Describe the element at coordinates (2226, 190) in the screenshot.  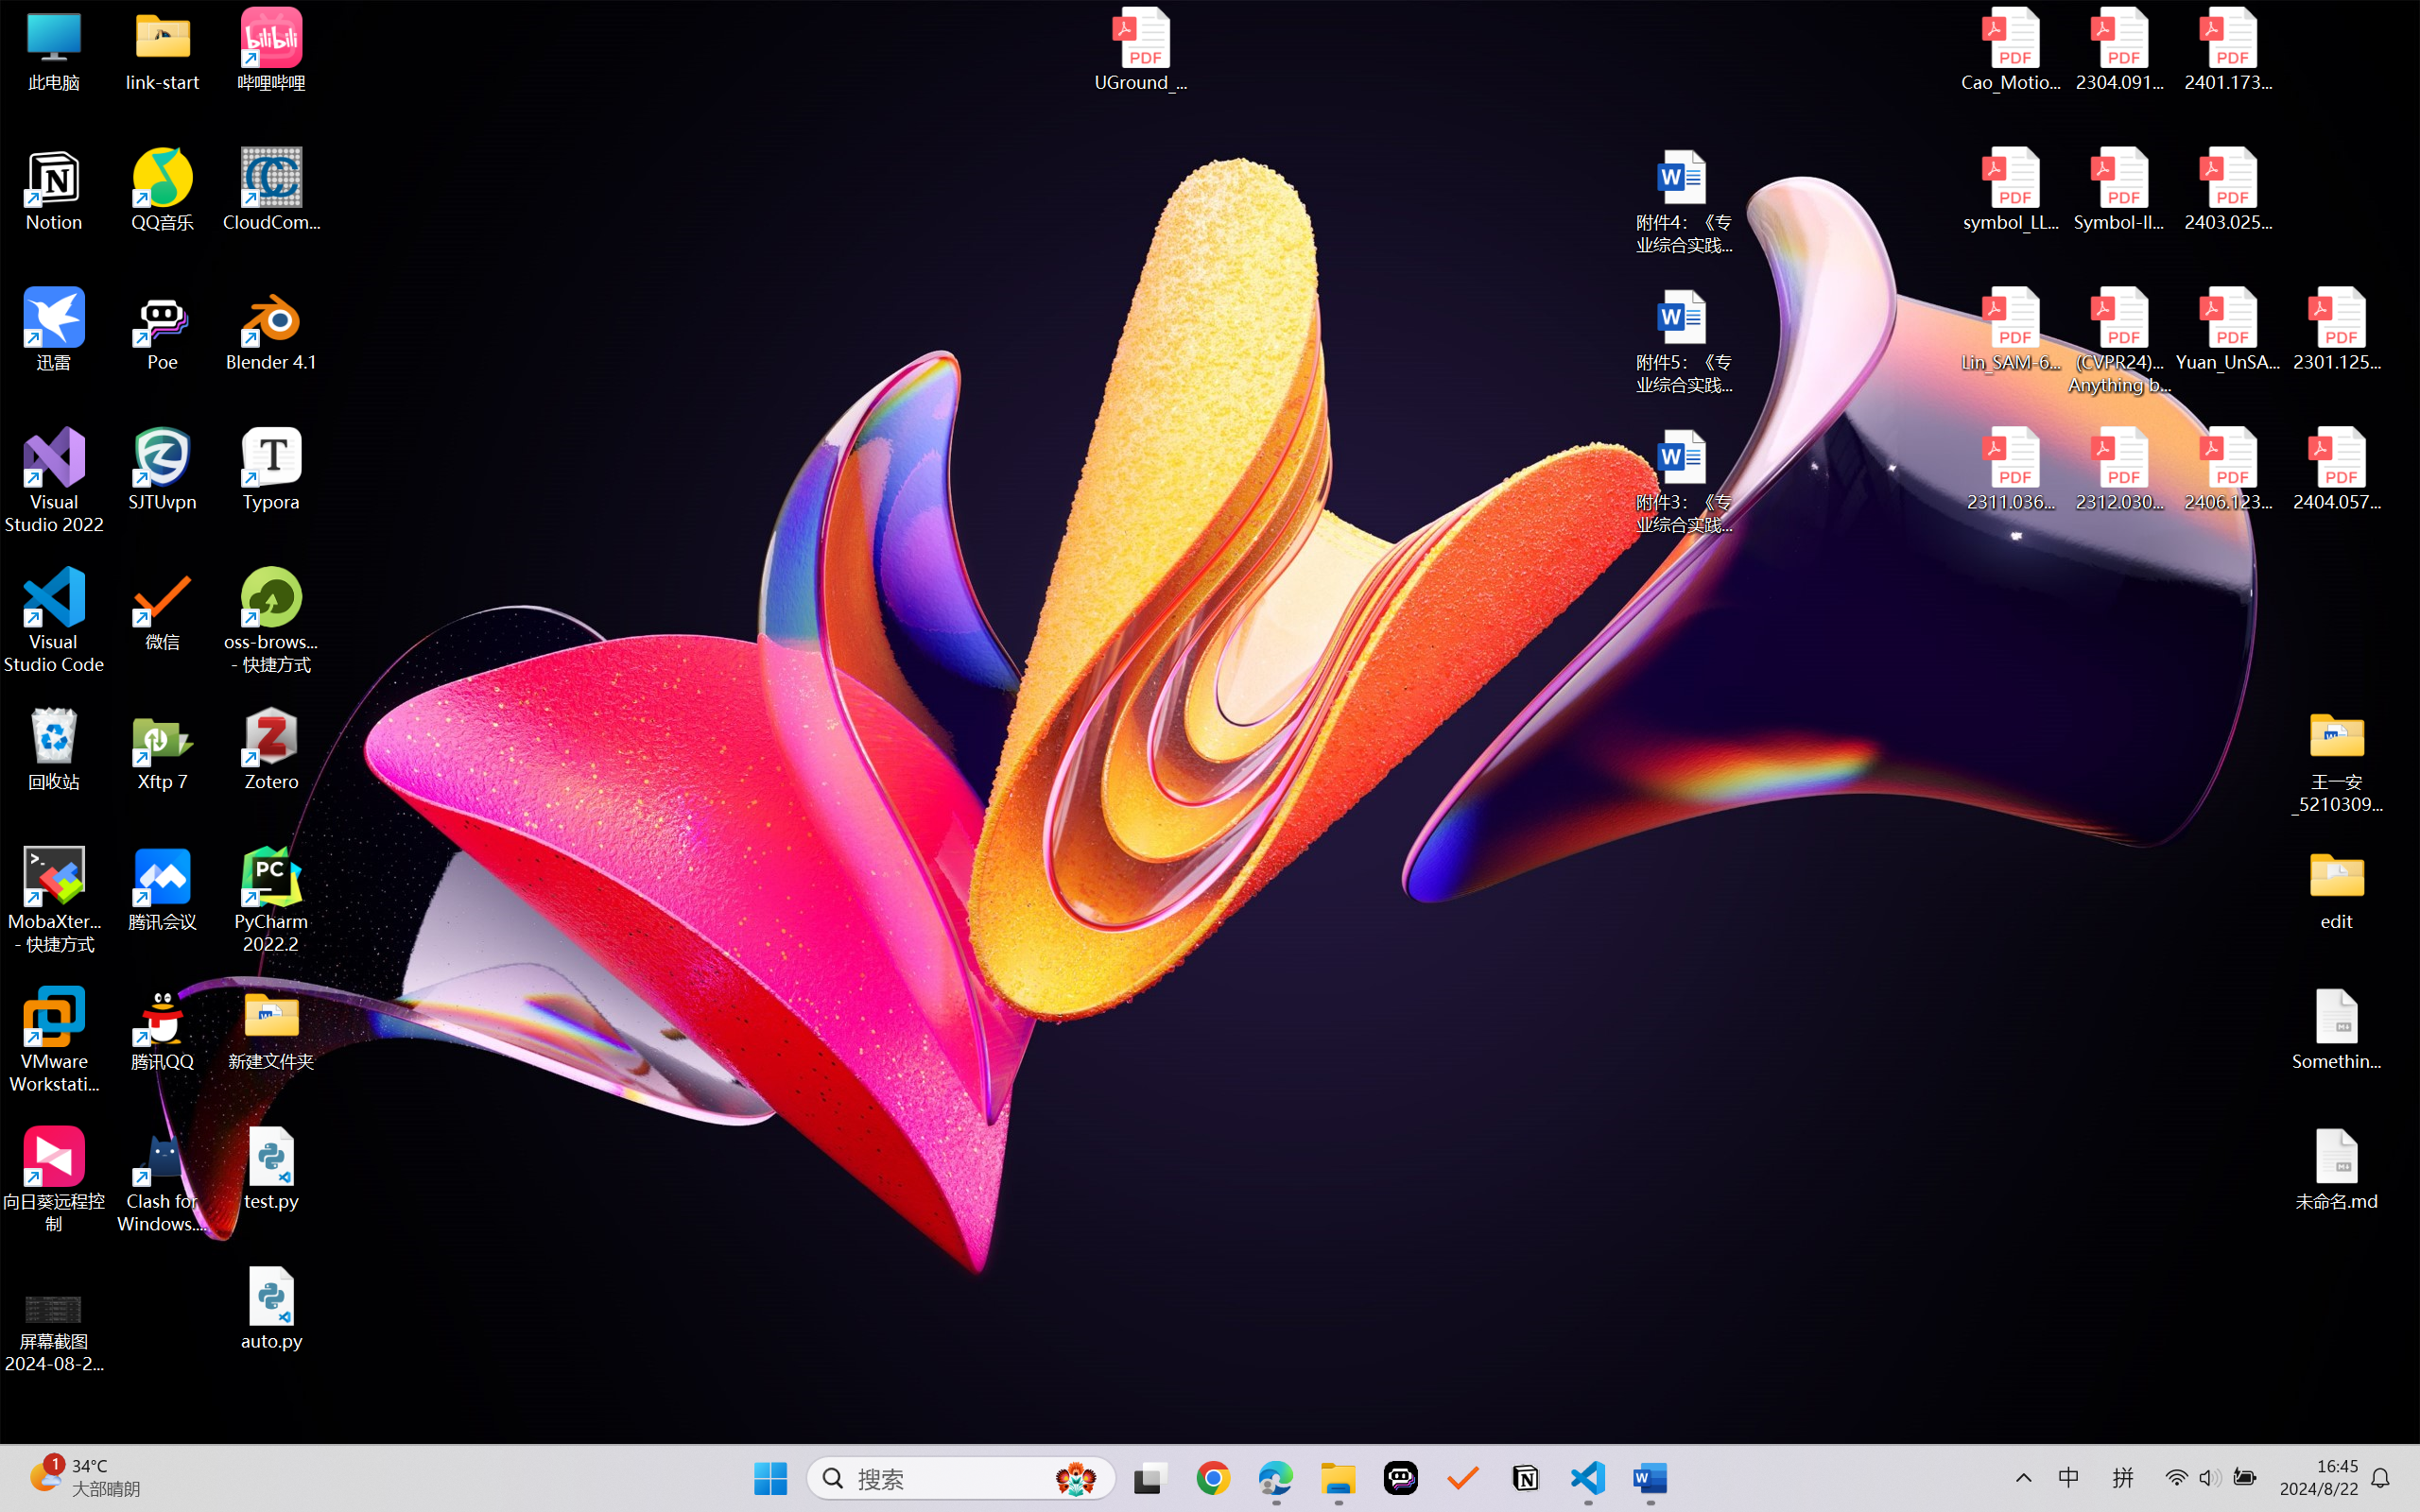
I see `'2403.02502v1.pdf'` at that location.